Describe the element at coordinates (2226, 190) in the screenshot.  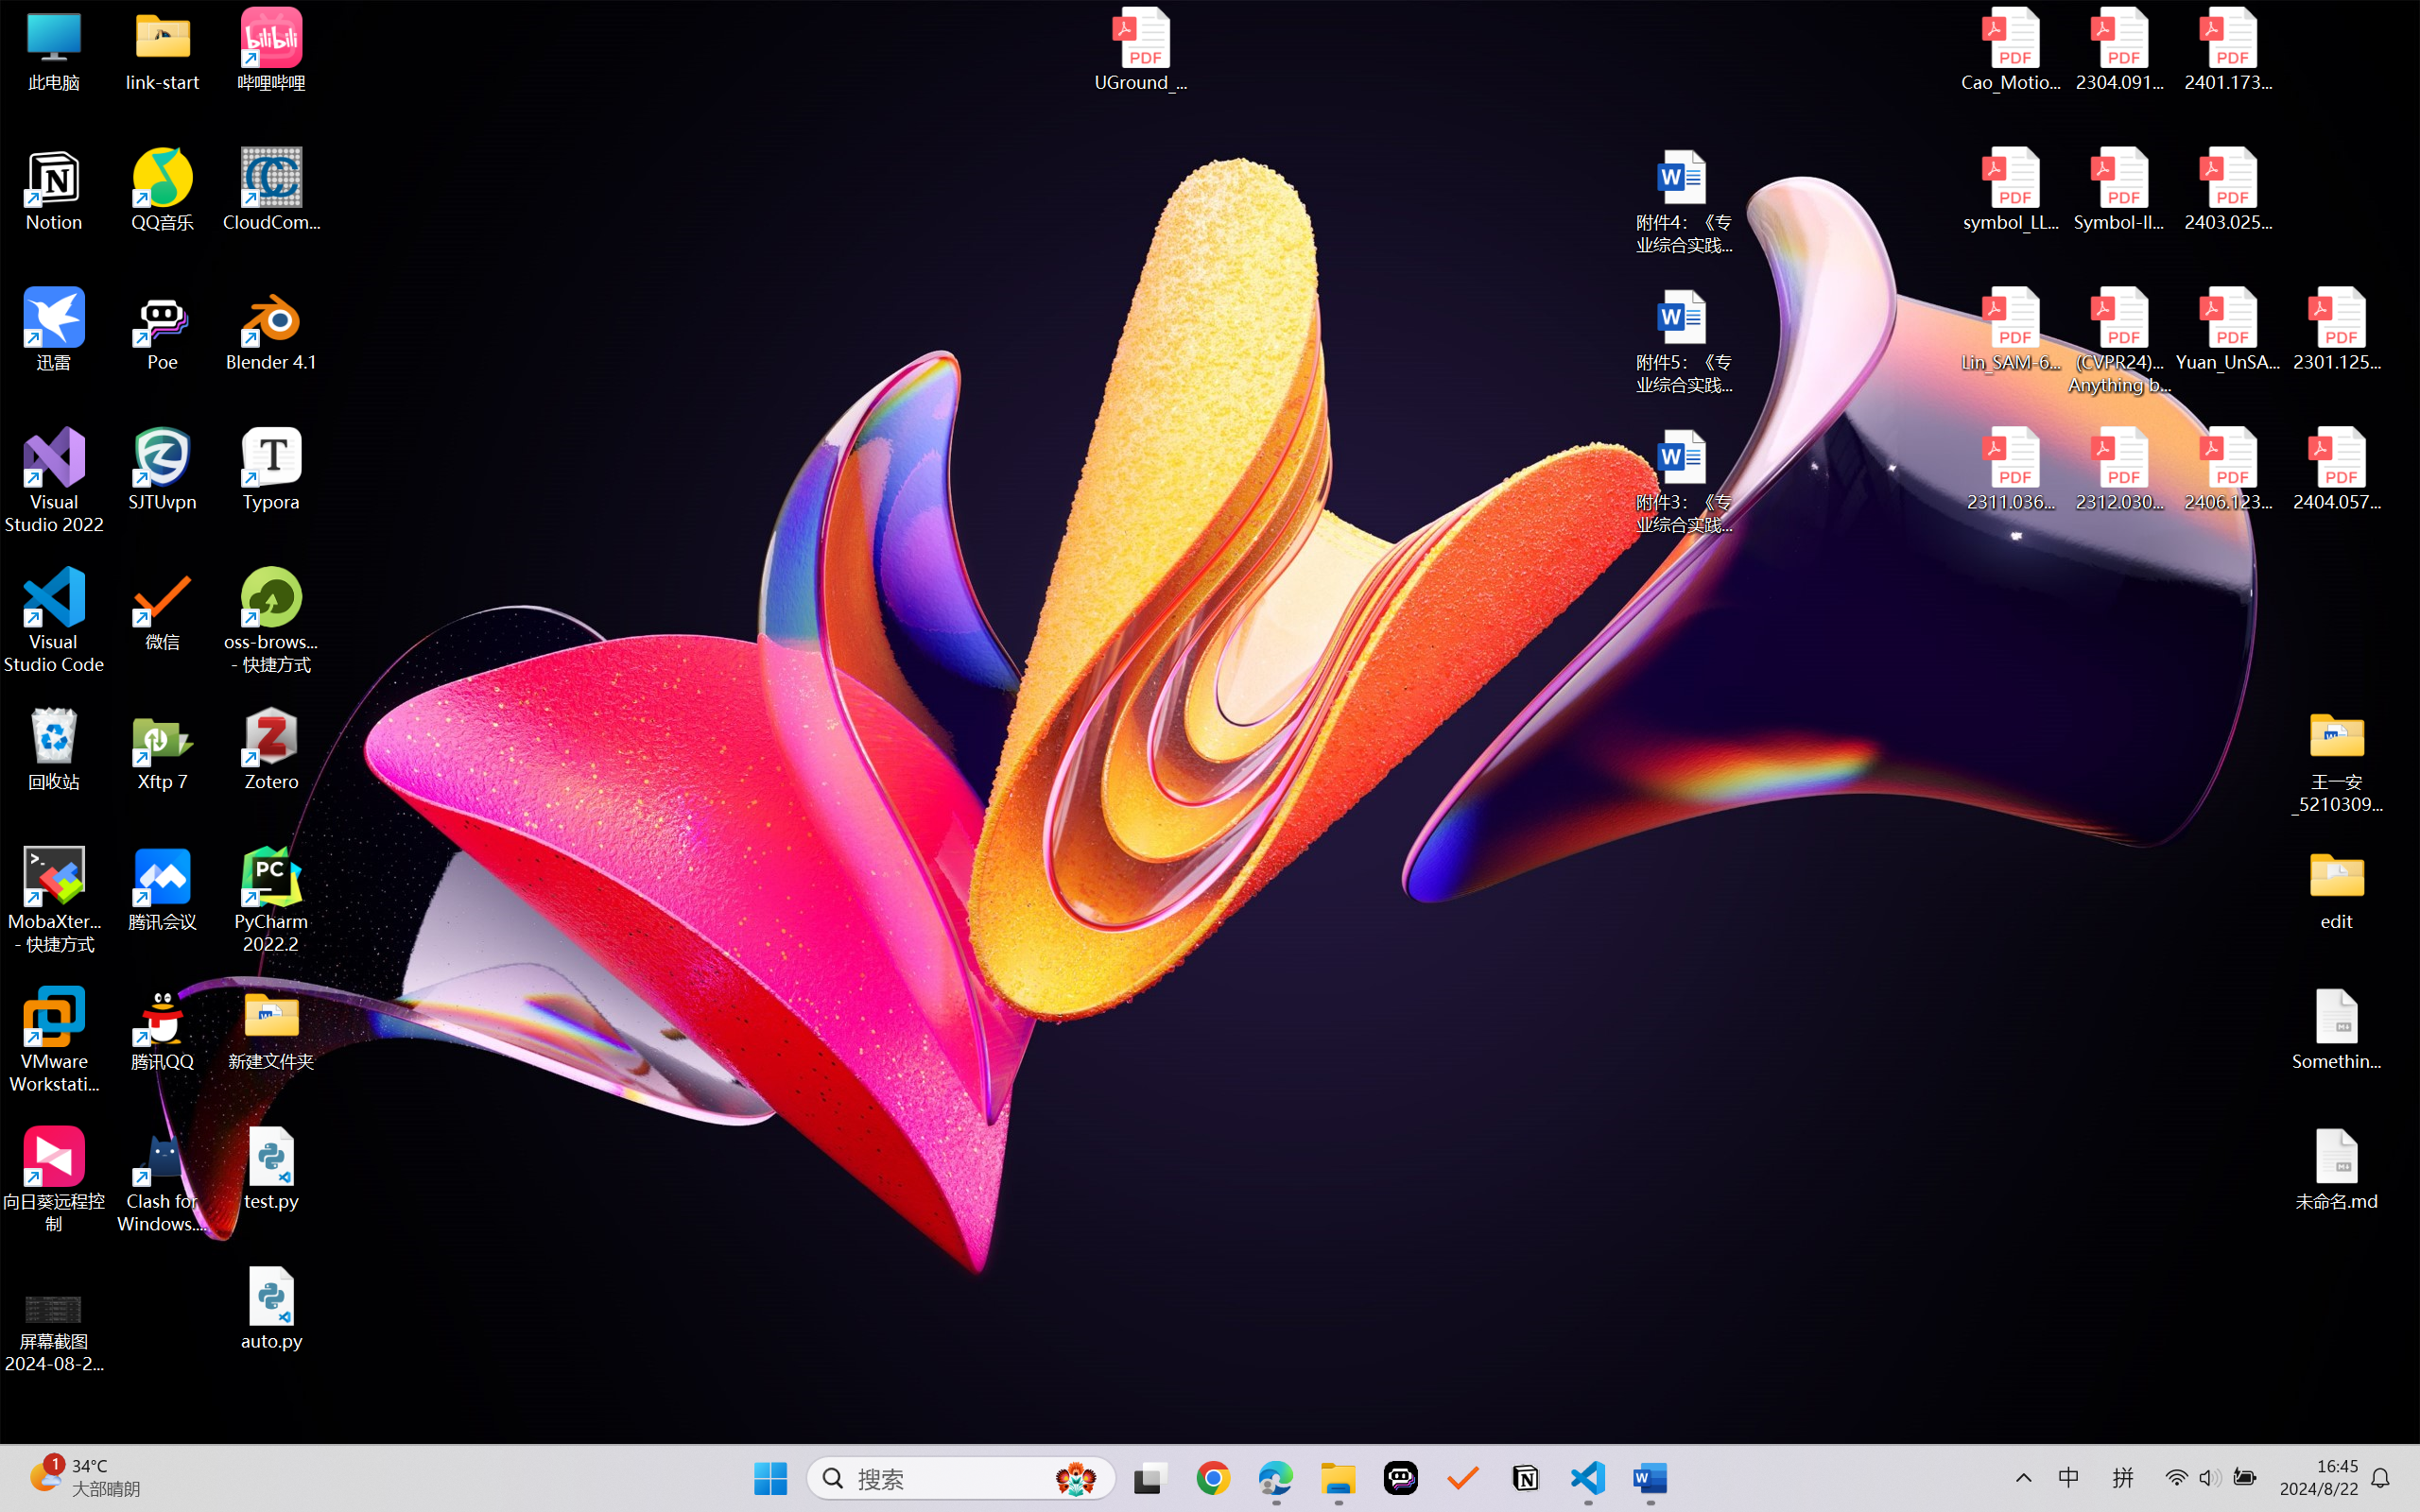
I see `'2403.02502v1.pdf'` at that location.